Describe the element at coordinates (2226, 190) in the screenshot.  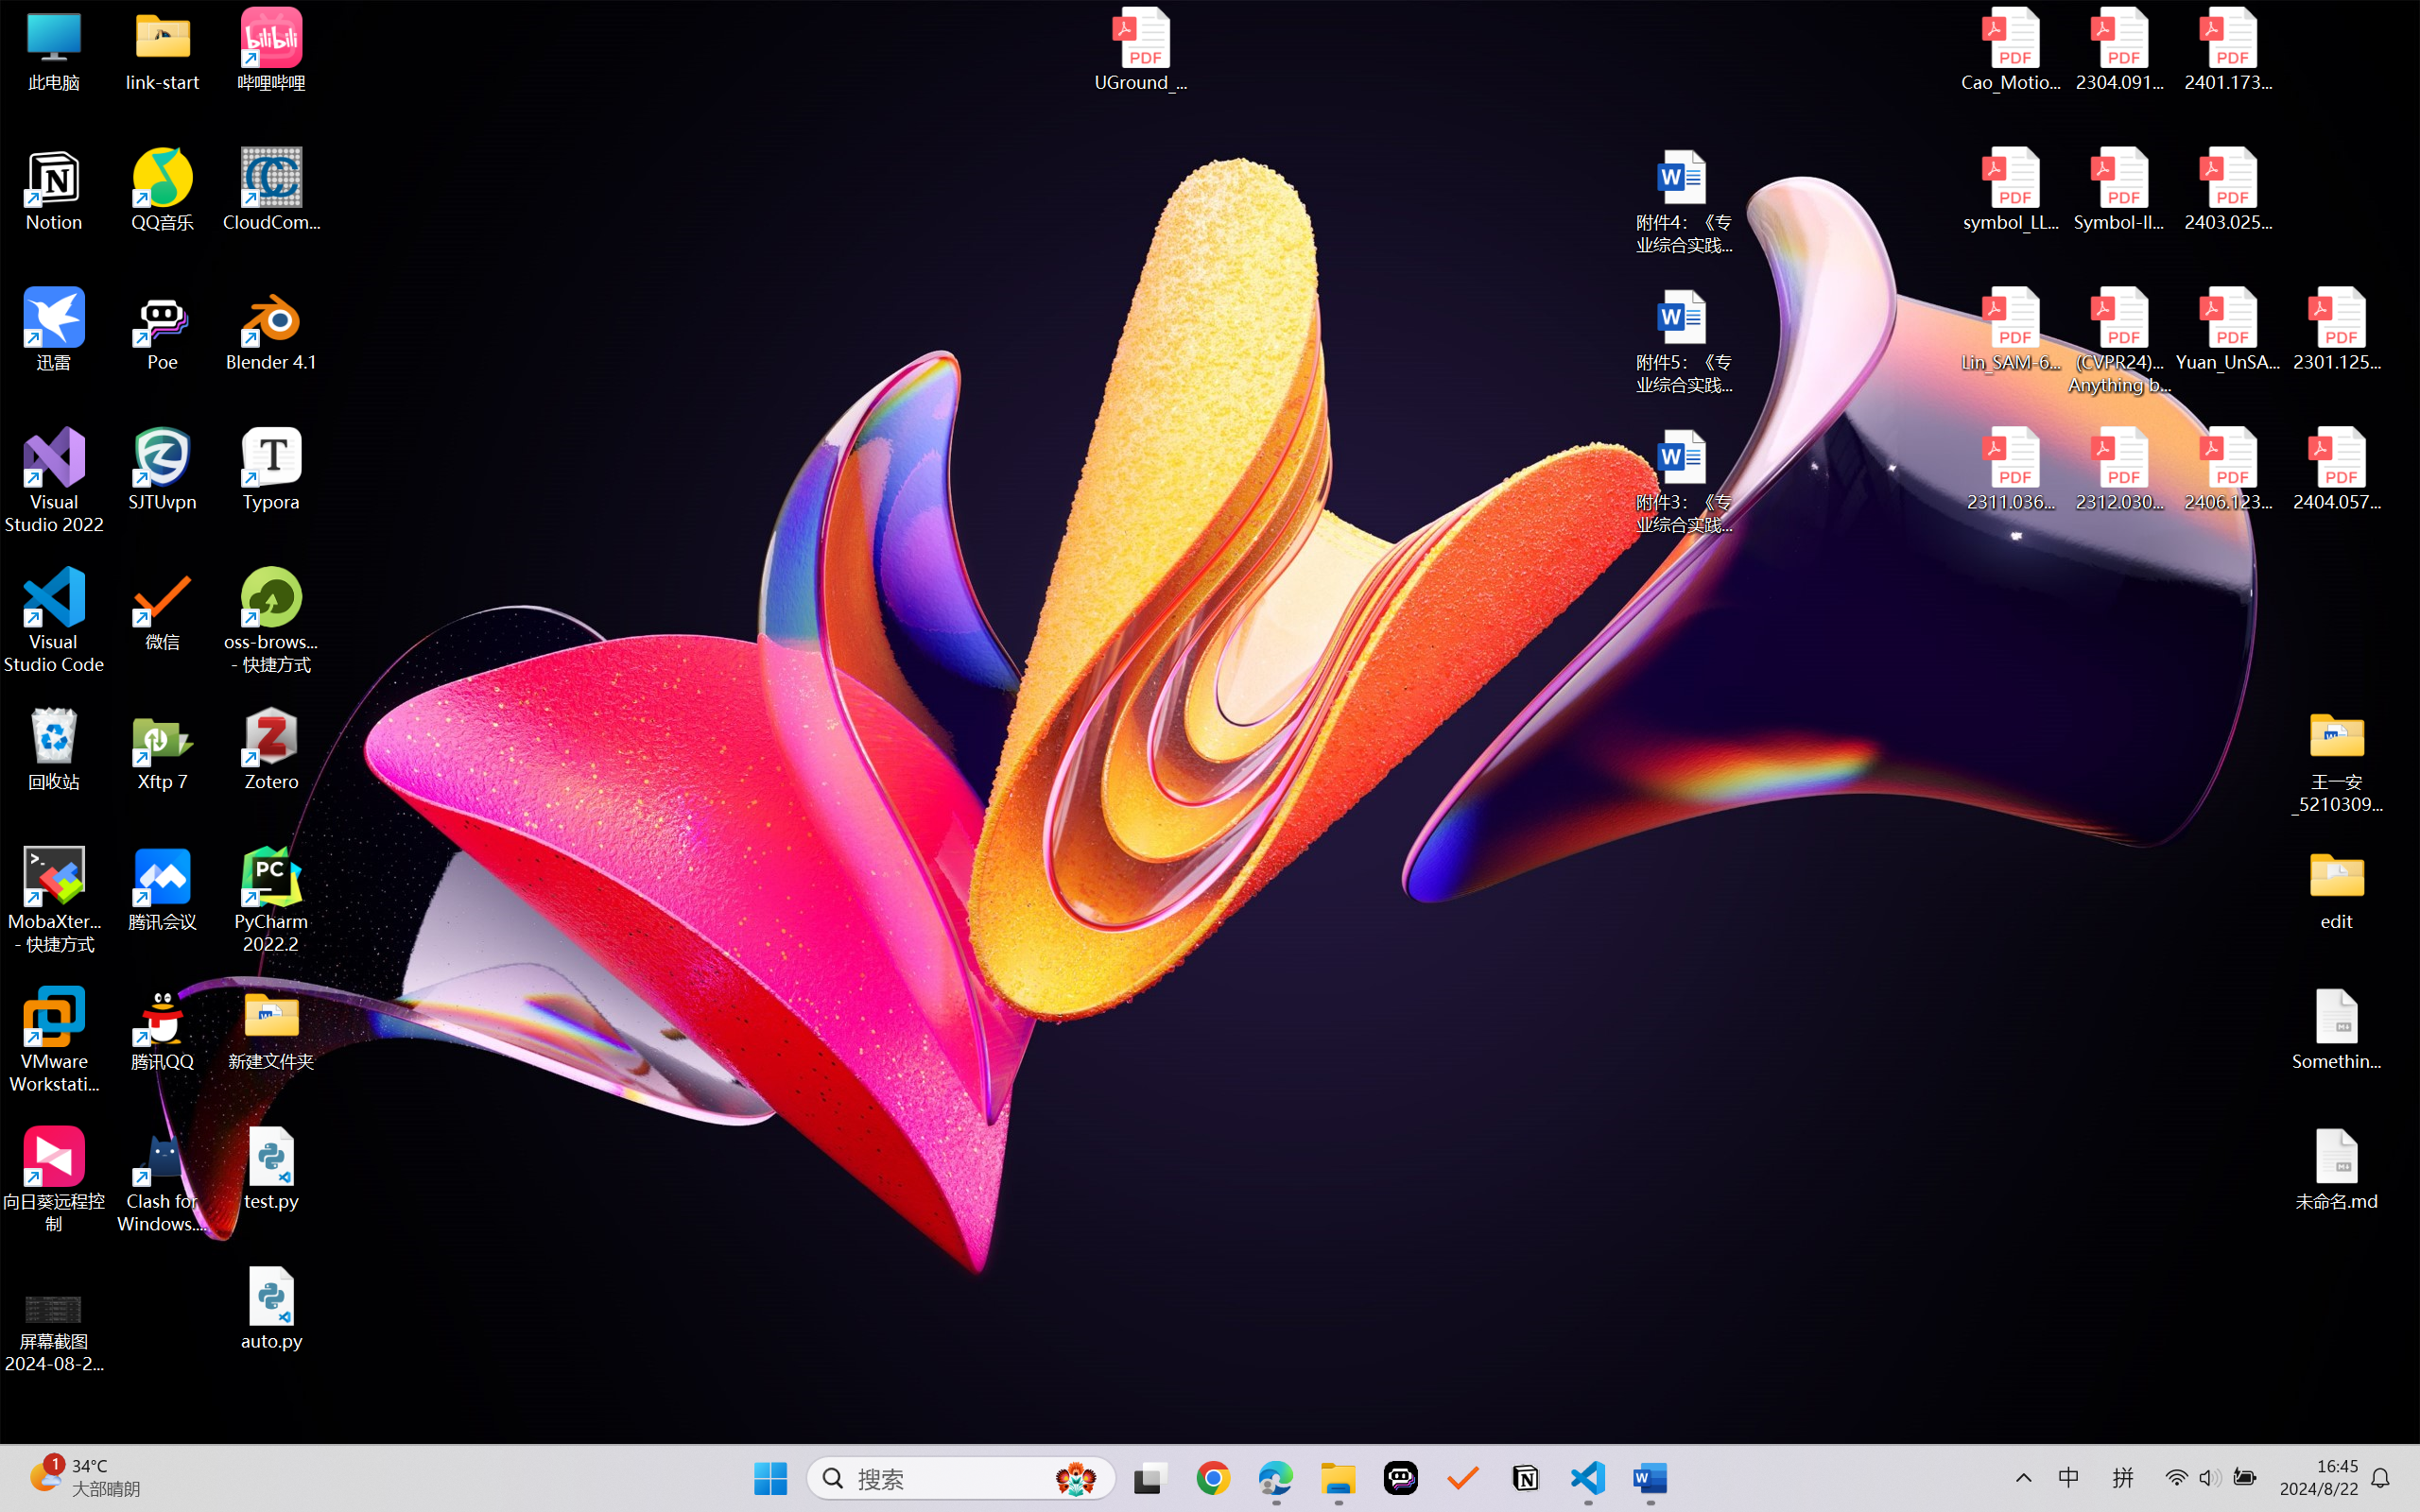
I see `'2403.02502v1.pdf'` at that location.